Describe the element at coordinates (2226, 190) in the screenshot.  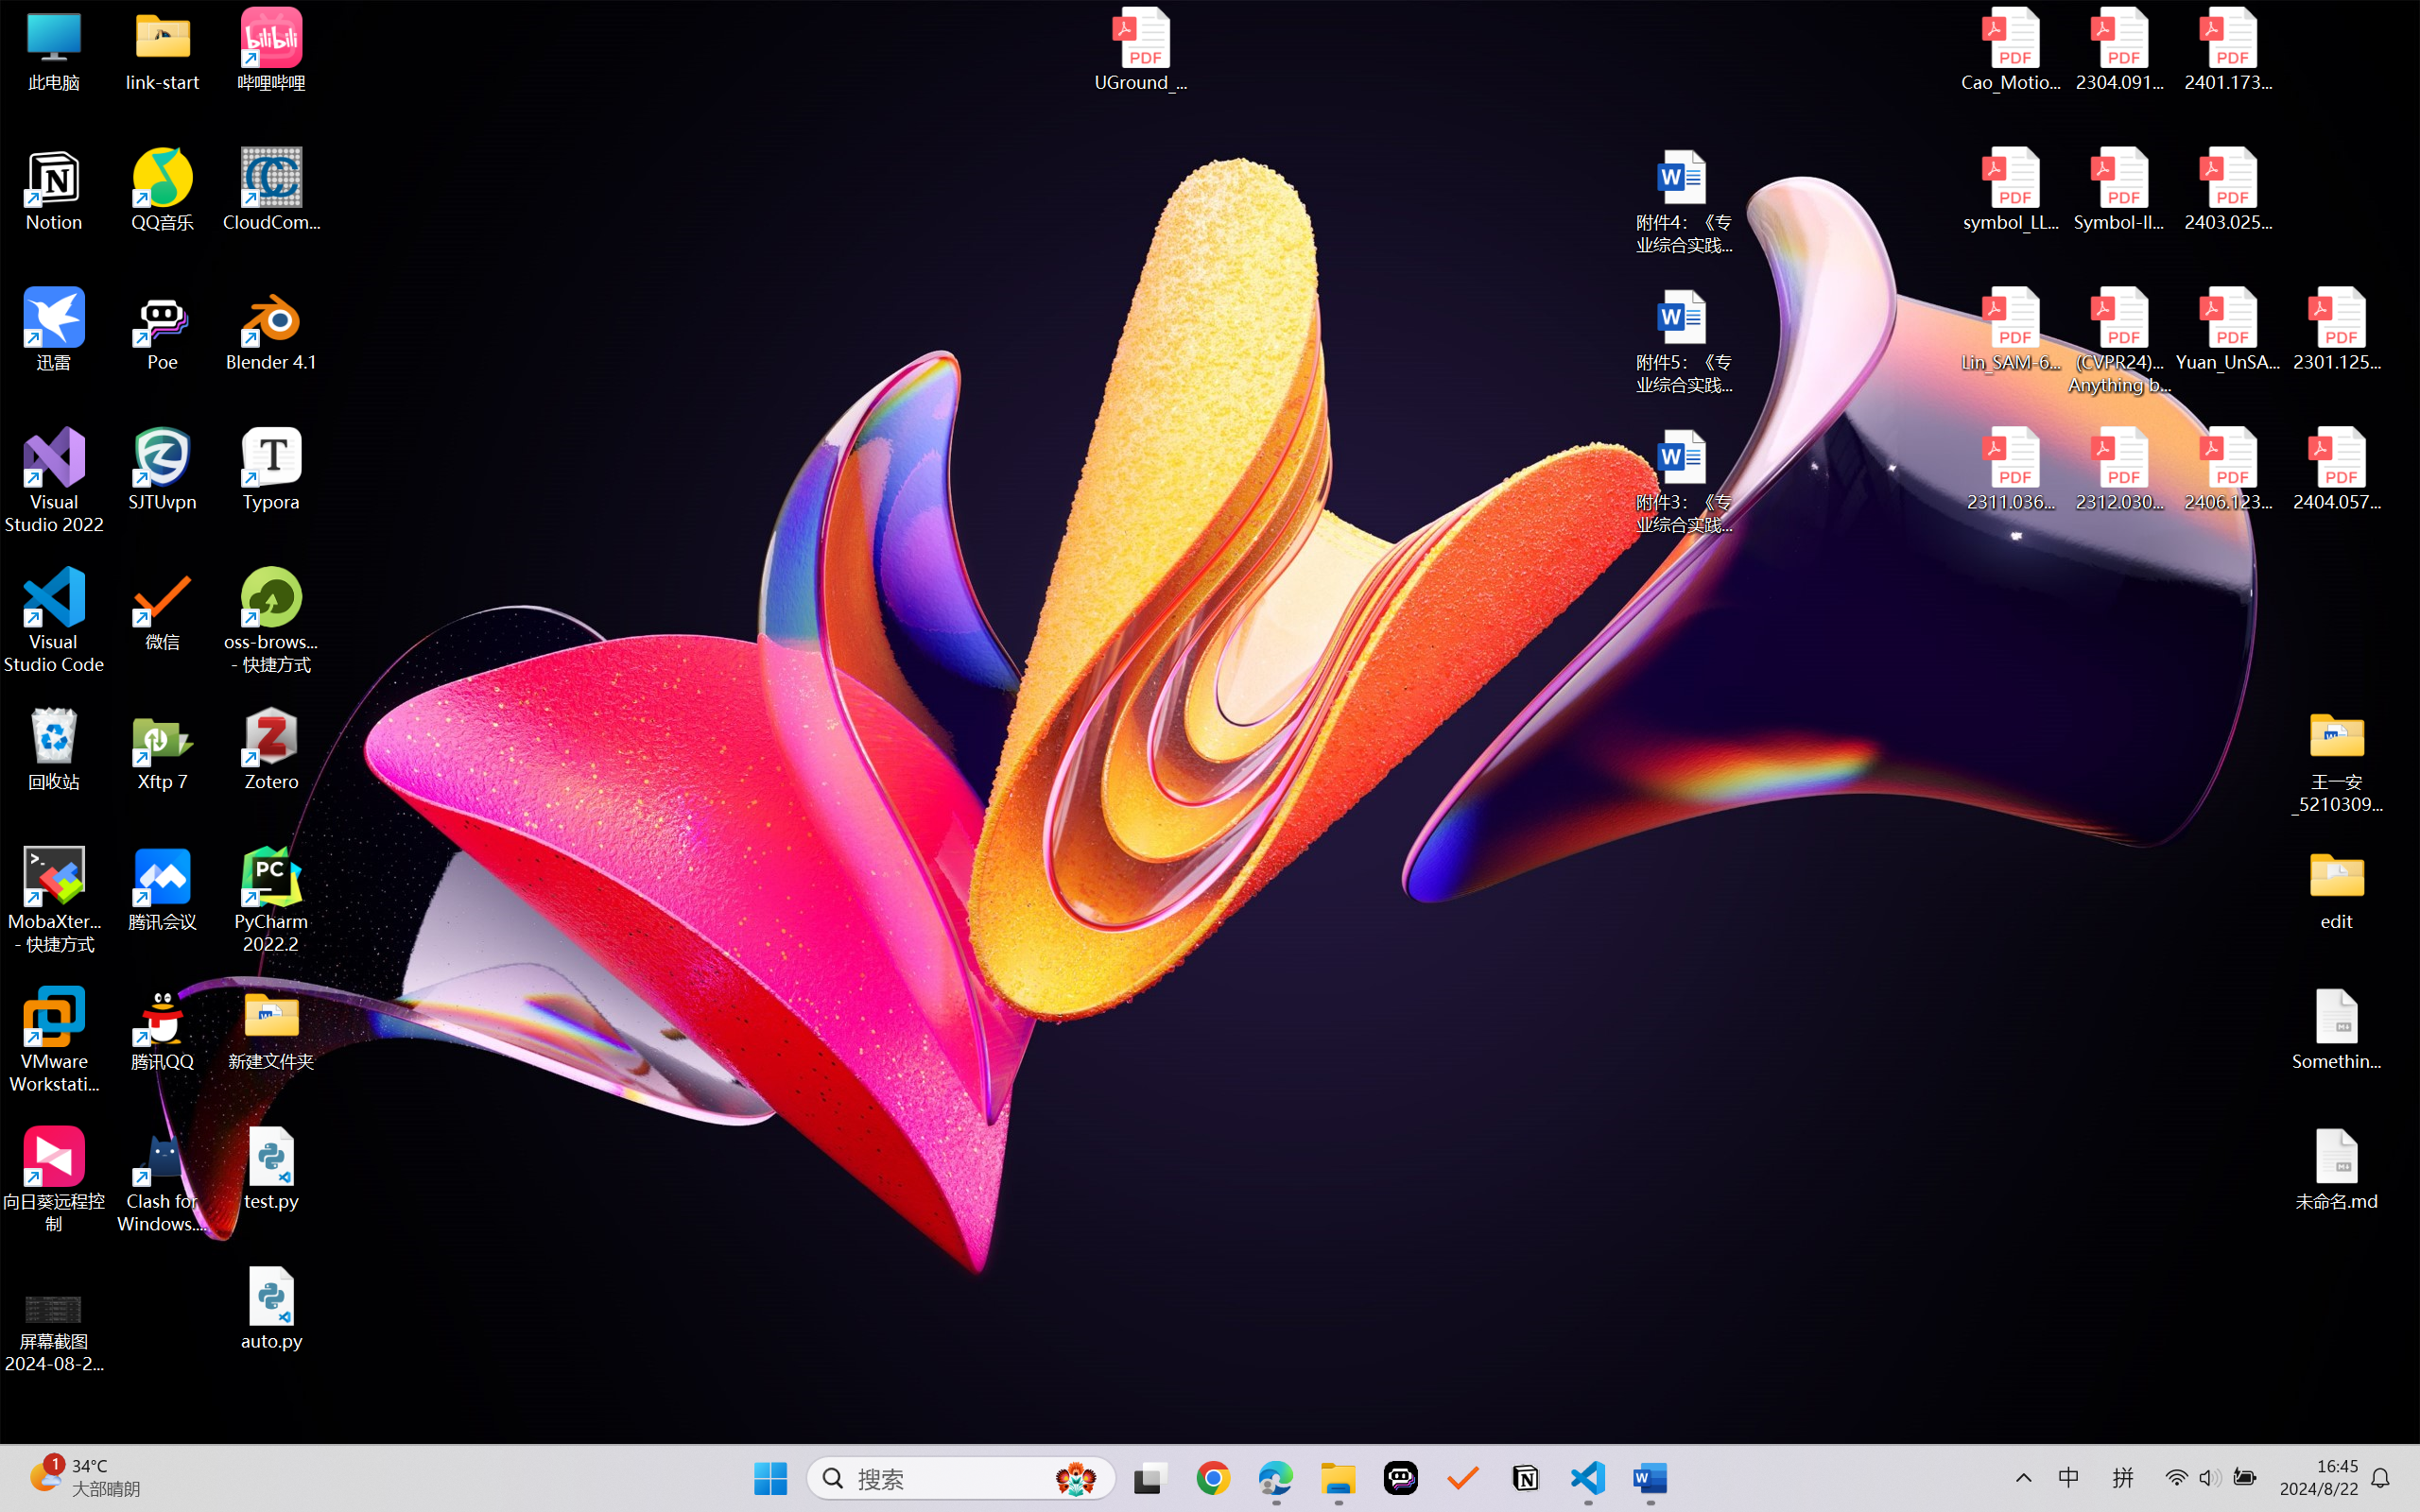
I see `'2403.02502v1.pdf'` at that location.